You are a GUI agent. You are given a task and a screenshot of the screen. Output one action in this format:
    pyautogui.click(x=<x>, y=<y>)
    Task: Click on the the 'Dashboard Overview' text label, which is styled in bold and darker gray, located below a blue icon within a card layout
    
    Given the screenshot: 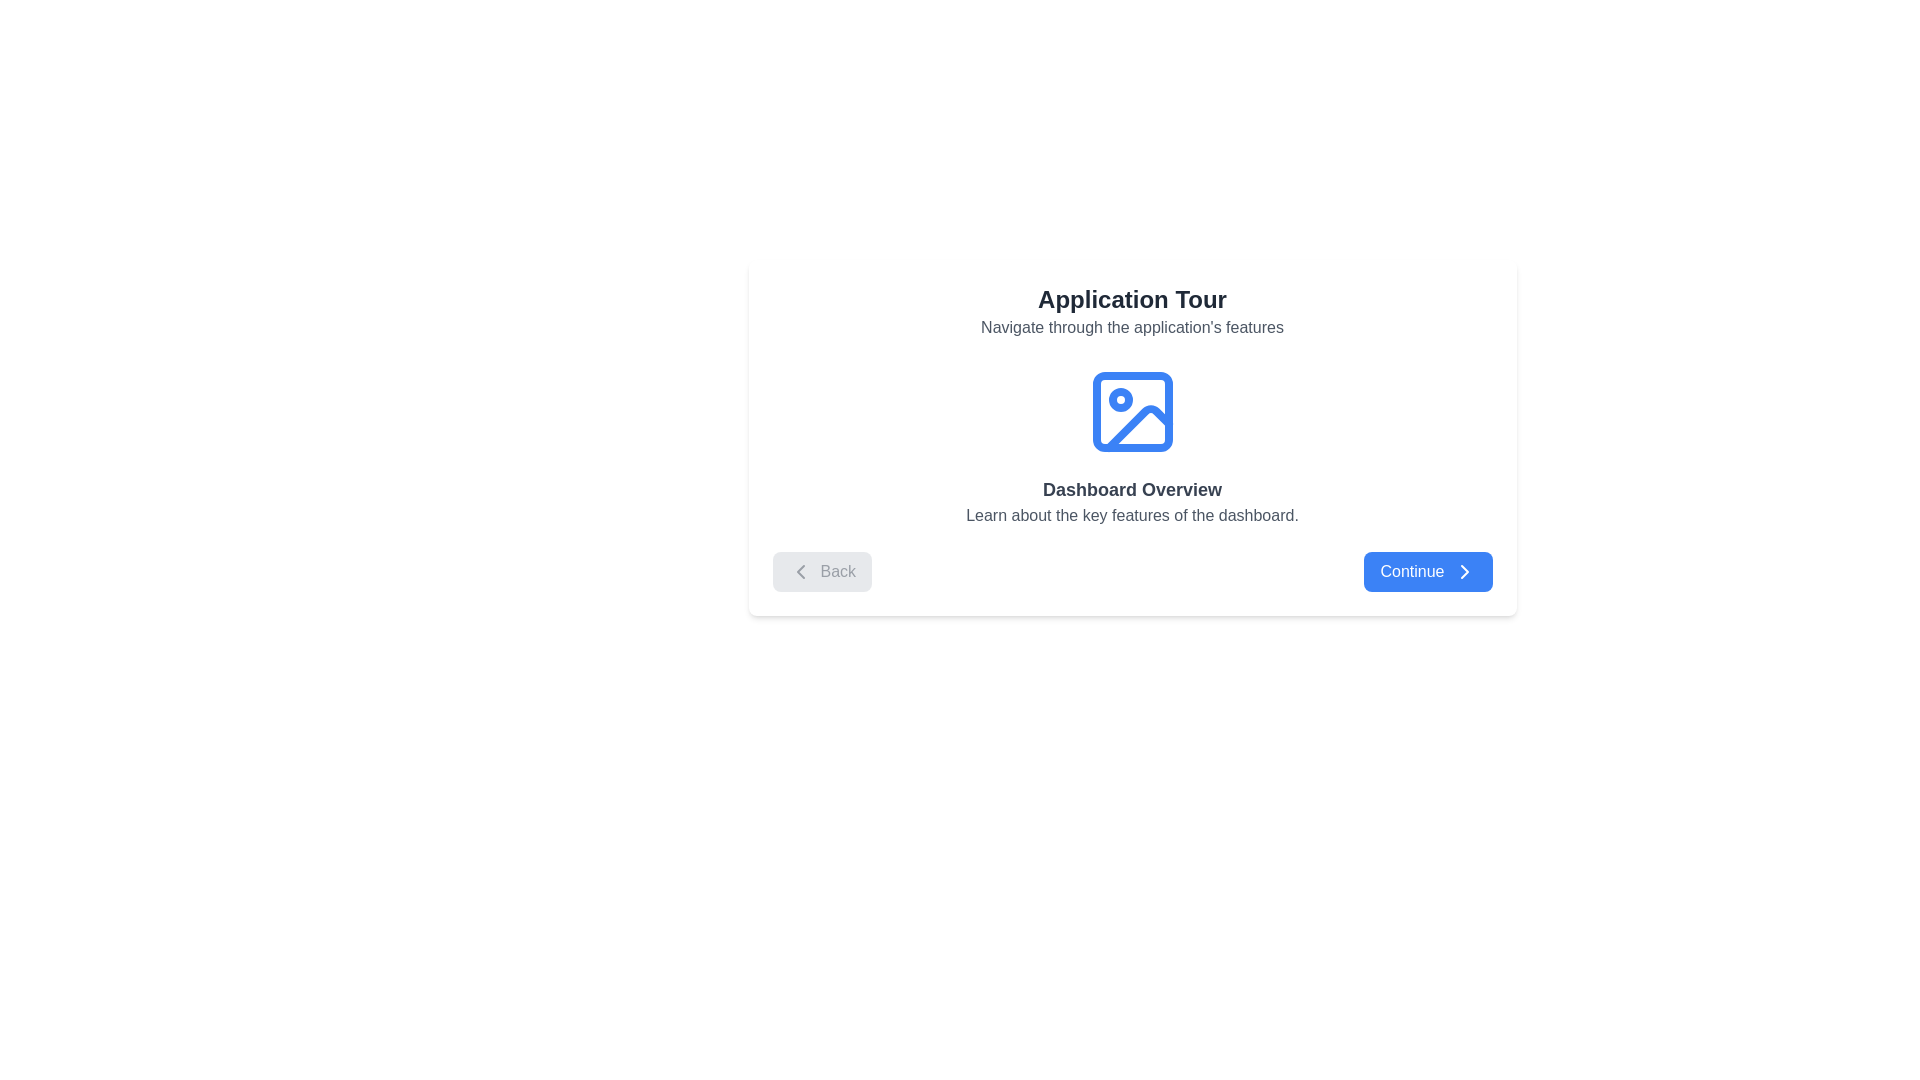 What is the action you would take?
    pyautogui.click(x=1132, y=489)
    